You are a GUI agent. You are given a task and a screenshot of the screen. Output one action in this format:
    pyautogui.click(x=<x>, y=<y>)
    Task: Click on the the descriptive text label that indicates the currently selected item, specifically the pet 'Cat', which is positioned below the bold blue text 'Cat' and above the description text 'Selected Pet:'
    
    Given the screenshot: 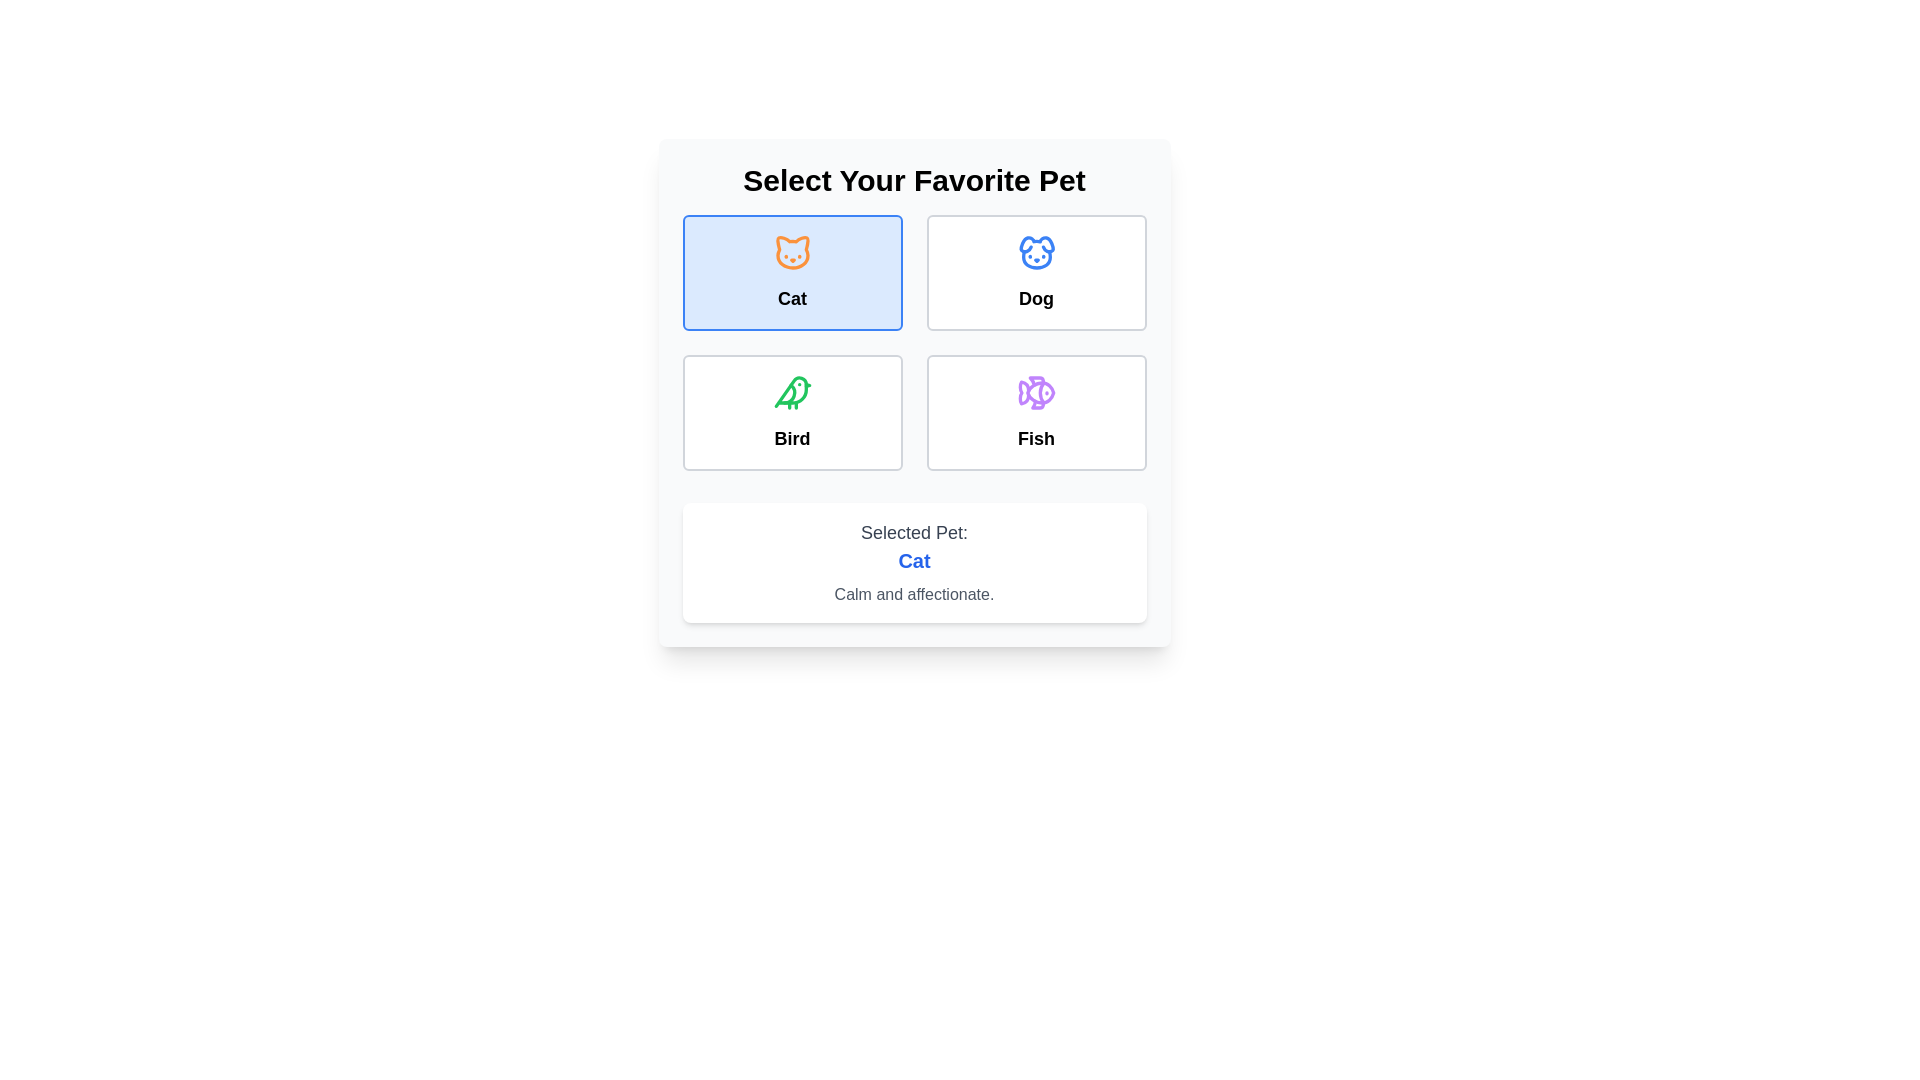 What is the action you would take?
    pyautogui.click(x=913, y=593)
    